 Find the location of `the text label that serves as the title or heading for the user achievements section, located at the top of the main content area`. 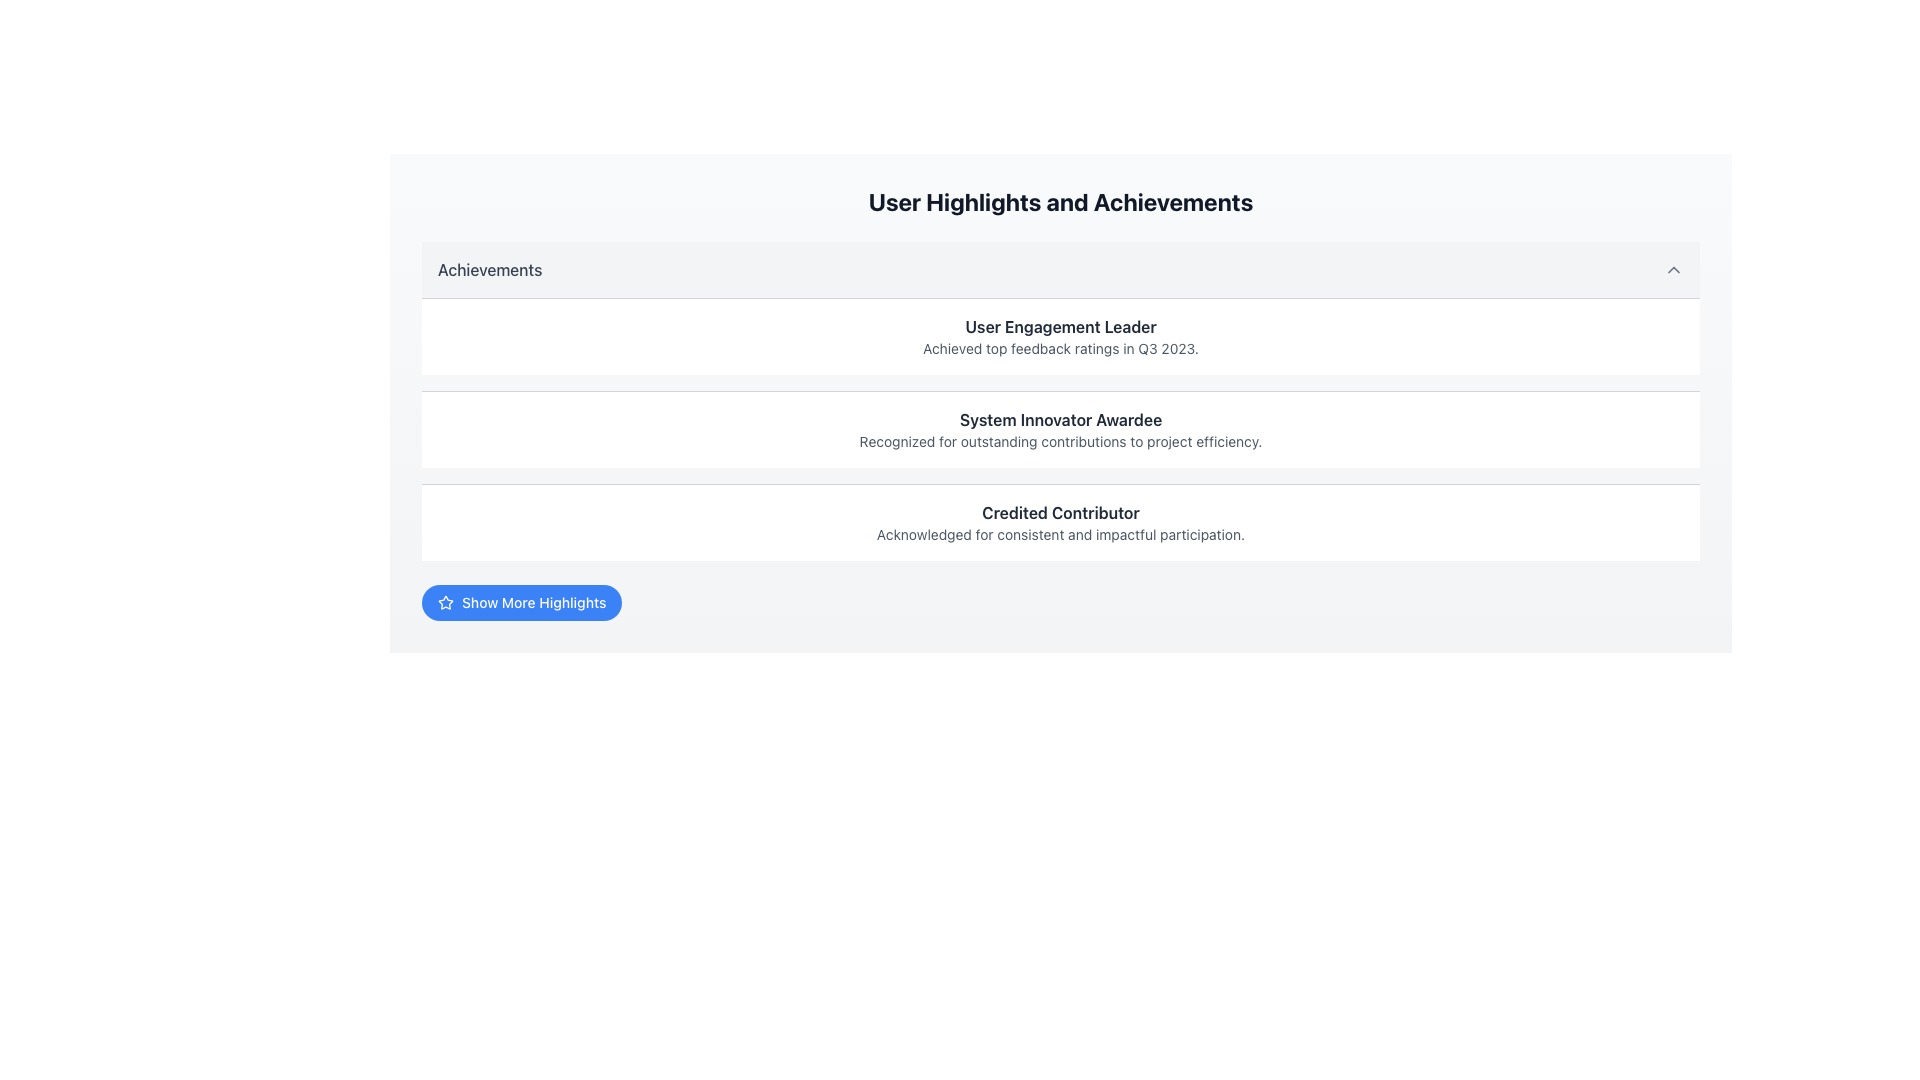

the text label that serves as the title or heading for the user achievements section, located at the top of the main content area is located at coordinates (1059, 201).